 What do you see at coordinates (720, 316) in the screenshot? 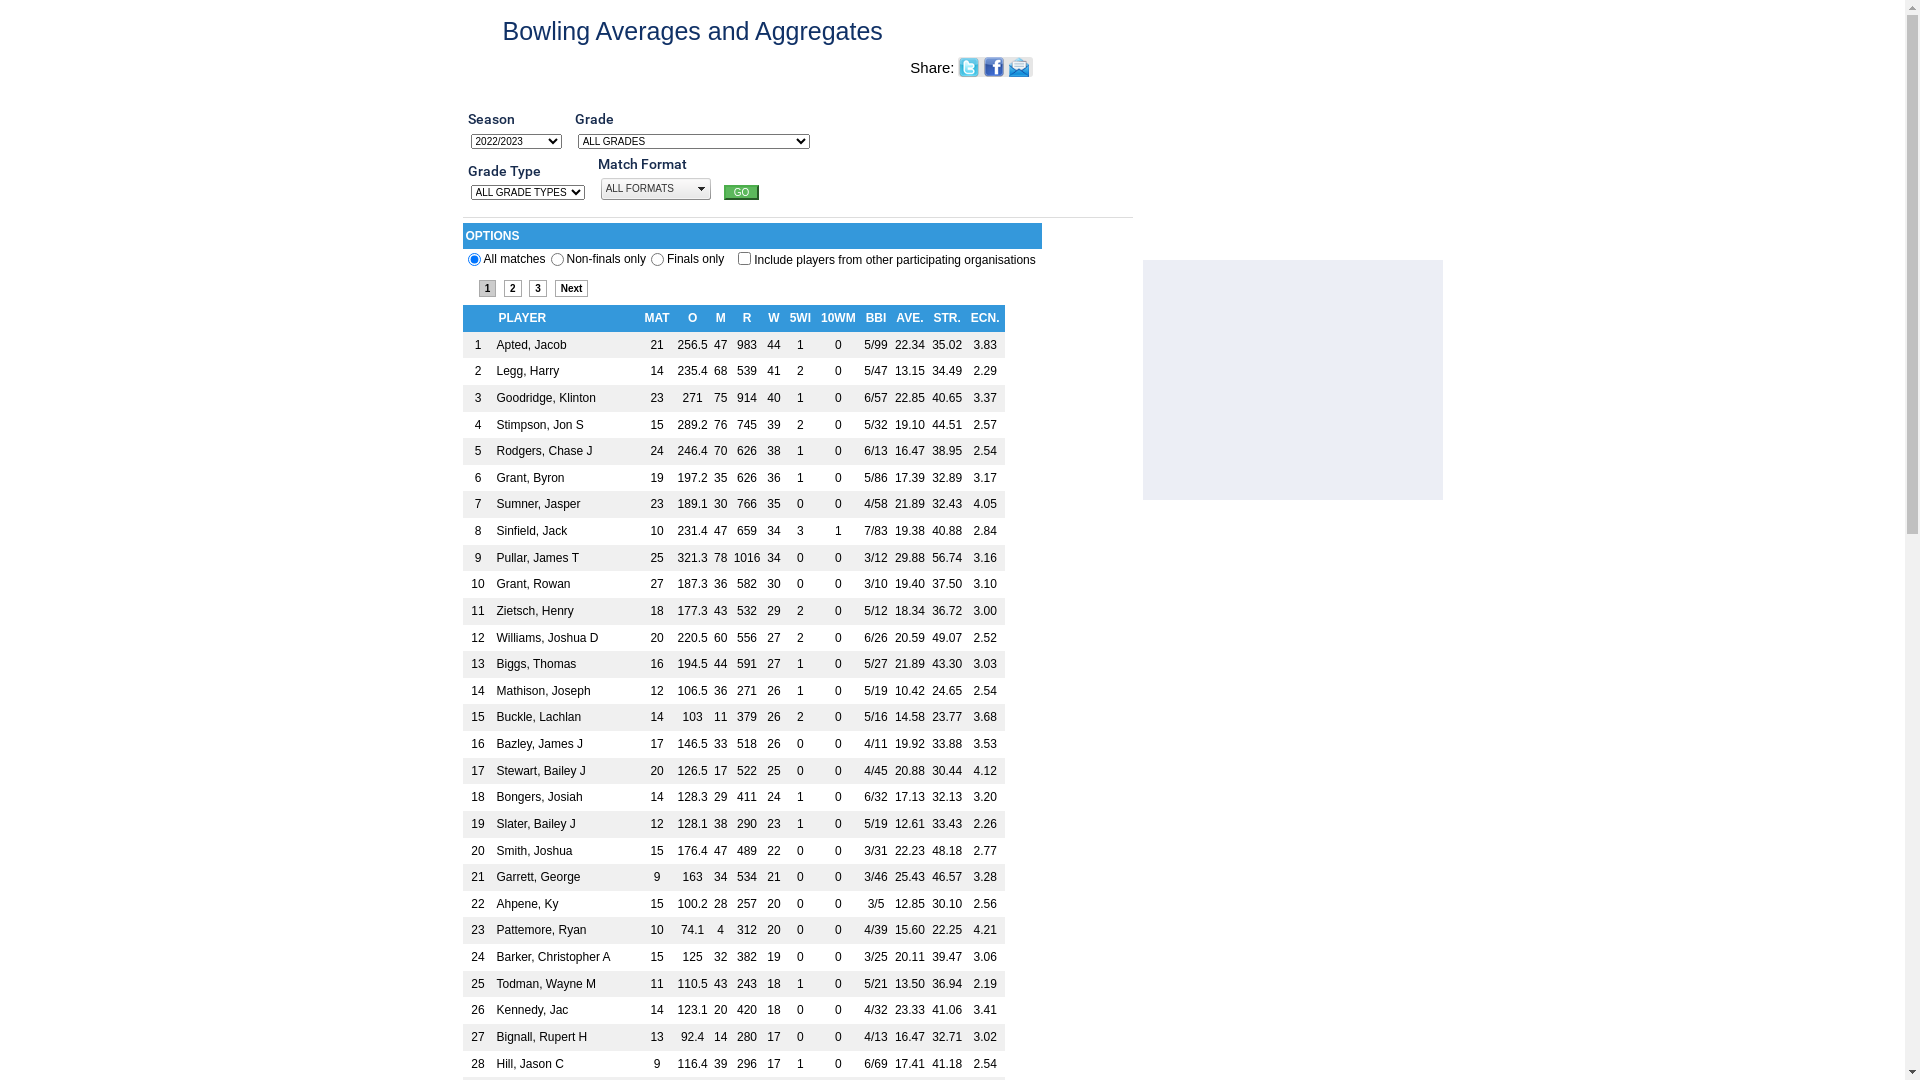
I see `'M'` at bounding box center [720, 316].